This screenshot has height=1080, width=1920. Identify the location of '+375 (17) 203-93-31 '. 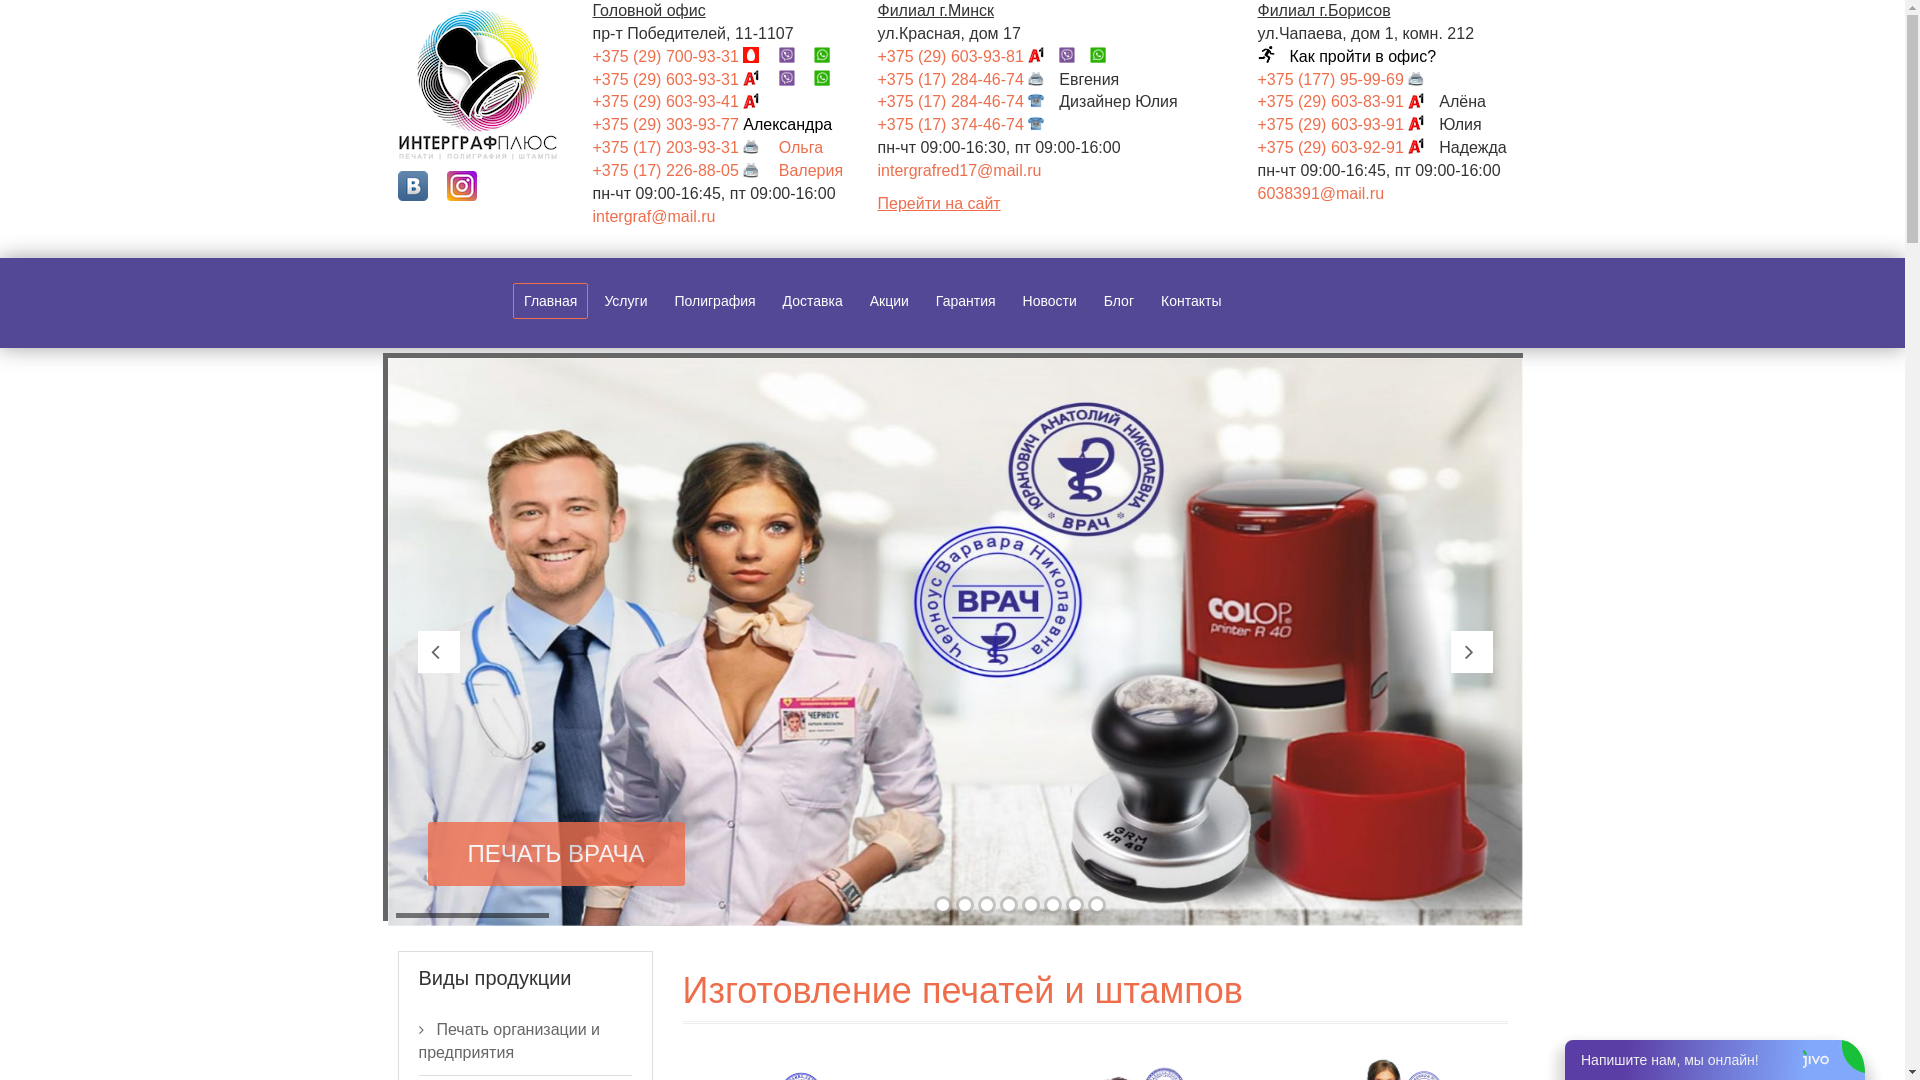
(682, 146).